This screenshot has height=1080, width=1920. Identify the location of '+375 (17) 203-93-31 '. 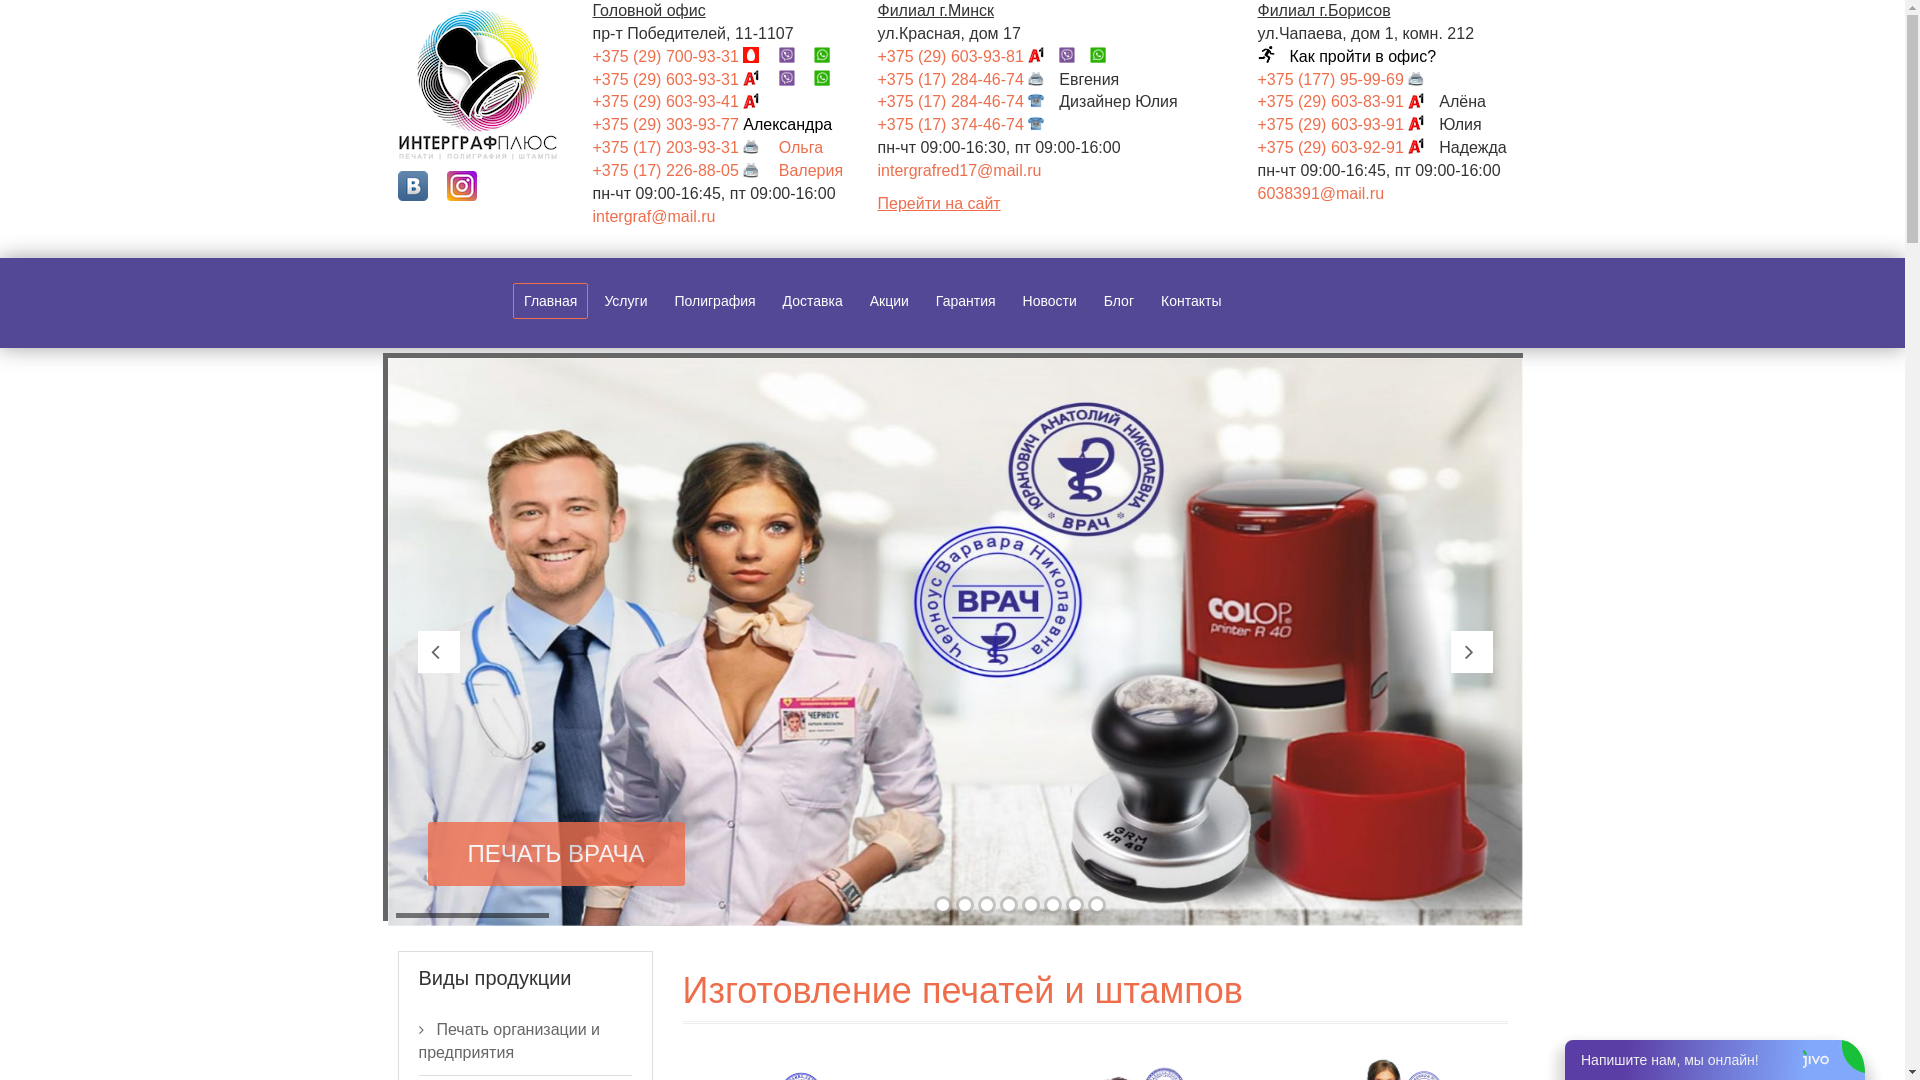
(682, 146).